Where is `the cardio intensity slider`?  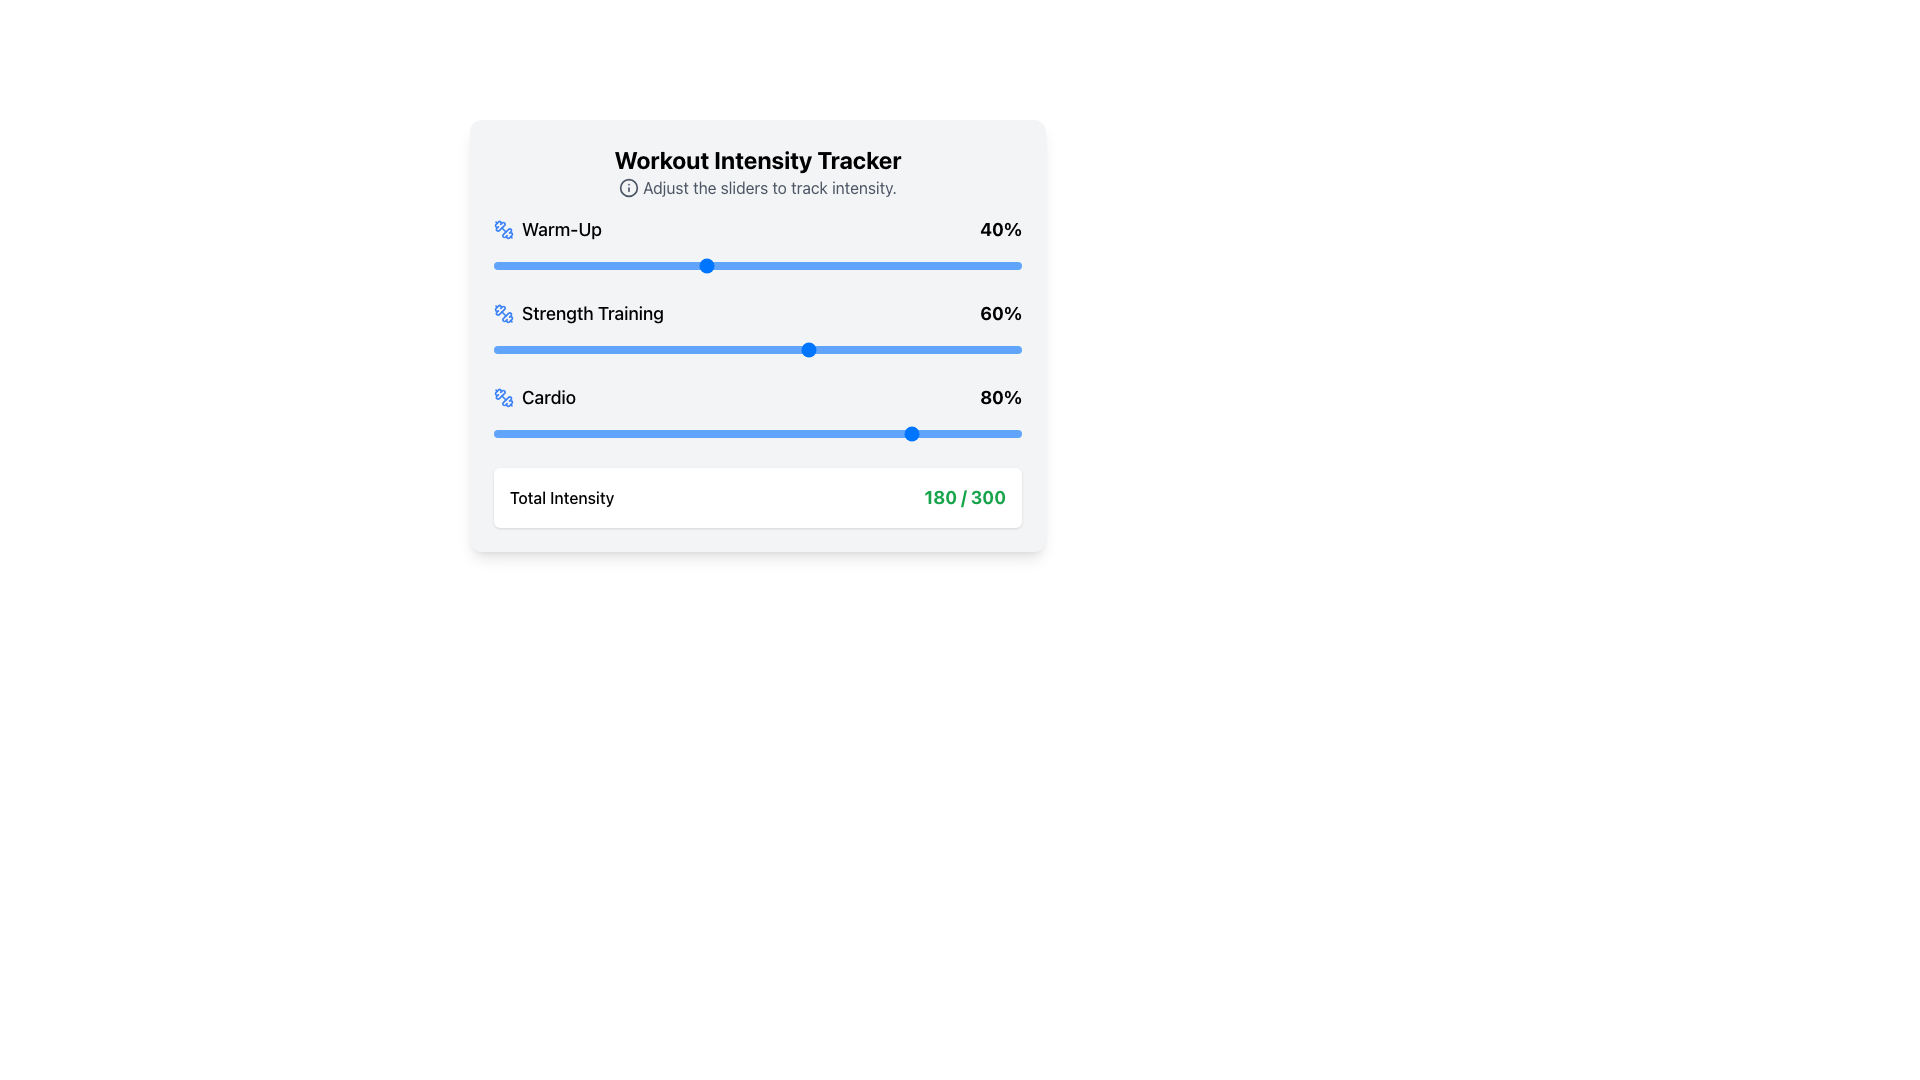
the cardio intensity slider is located at coordinates (624, 433).